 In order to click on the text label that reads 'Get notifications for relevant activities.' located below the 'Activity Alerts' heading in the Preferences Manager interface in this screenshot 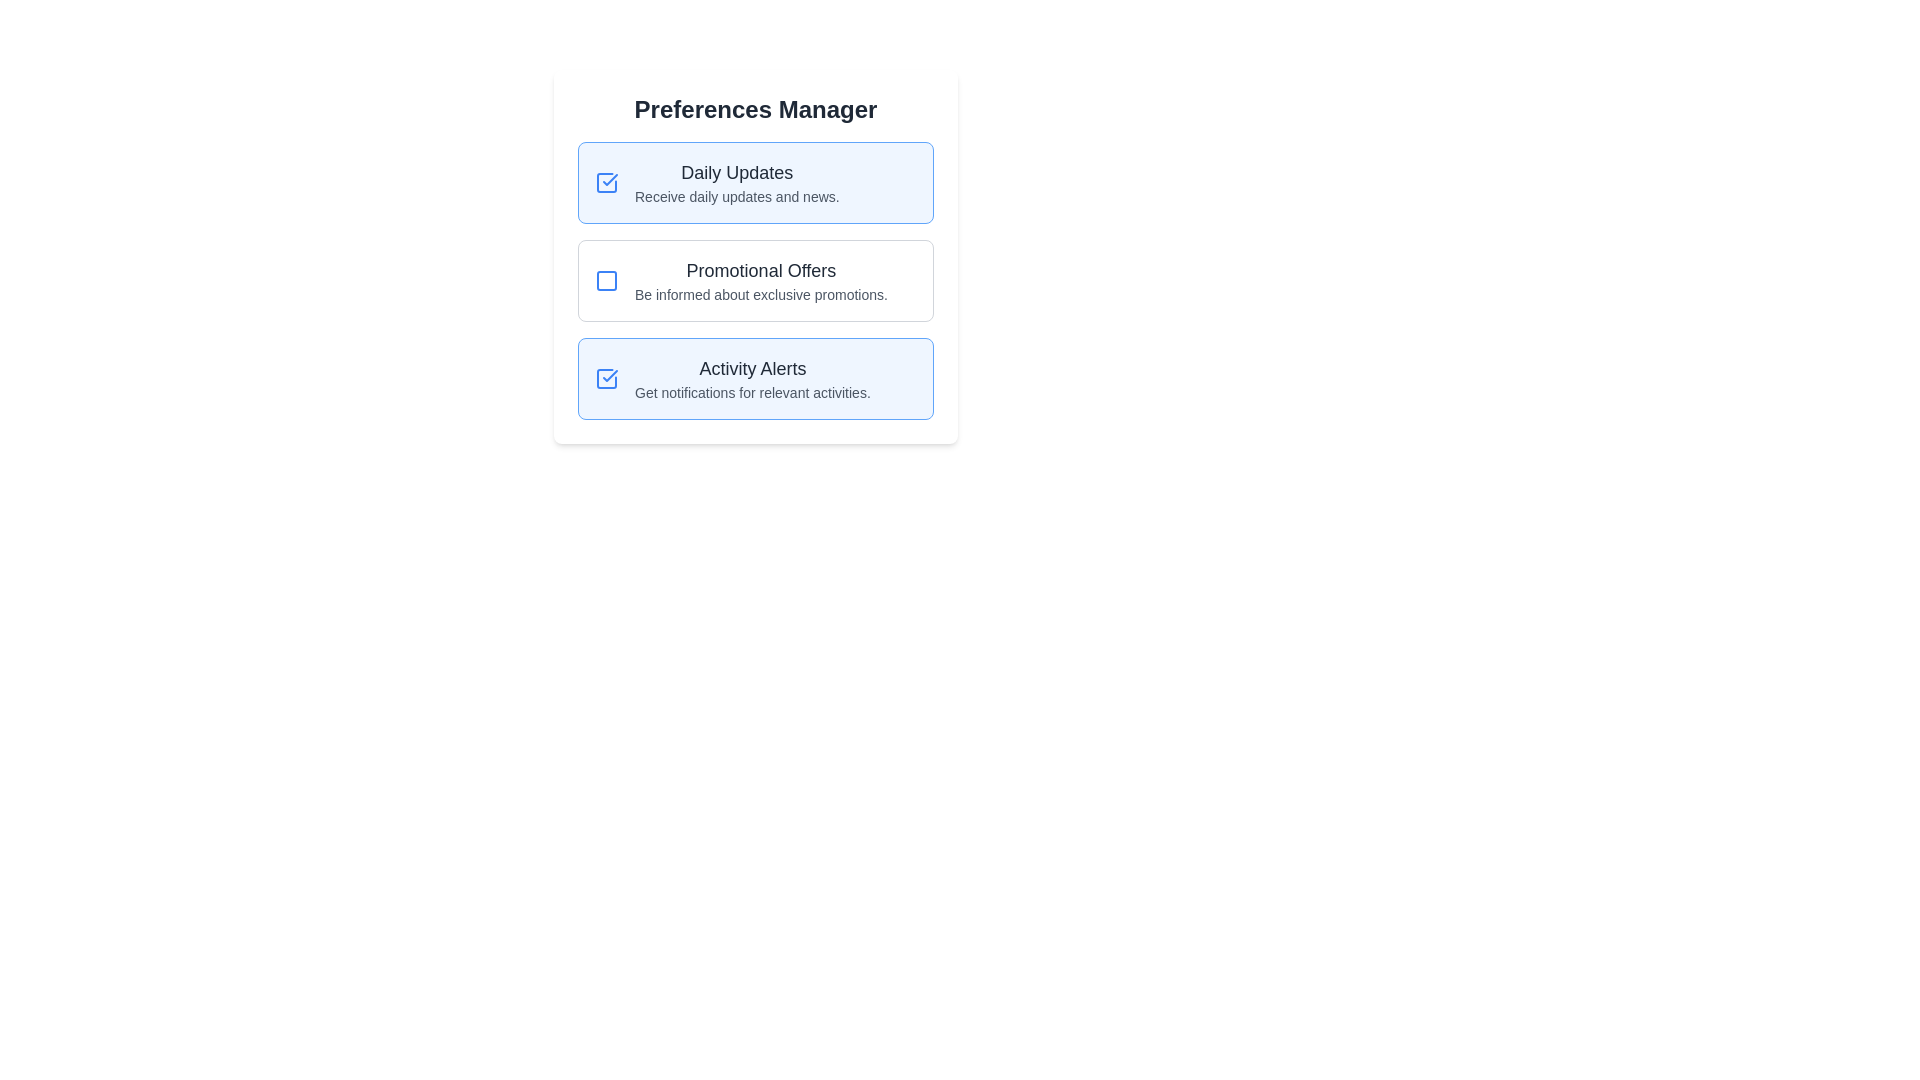, I will do `click(751, 393)`.